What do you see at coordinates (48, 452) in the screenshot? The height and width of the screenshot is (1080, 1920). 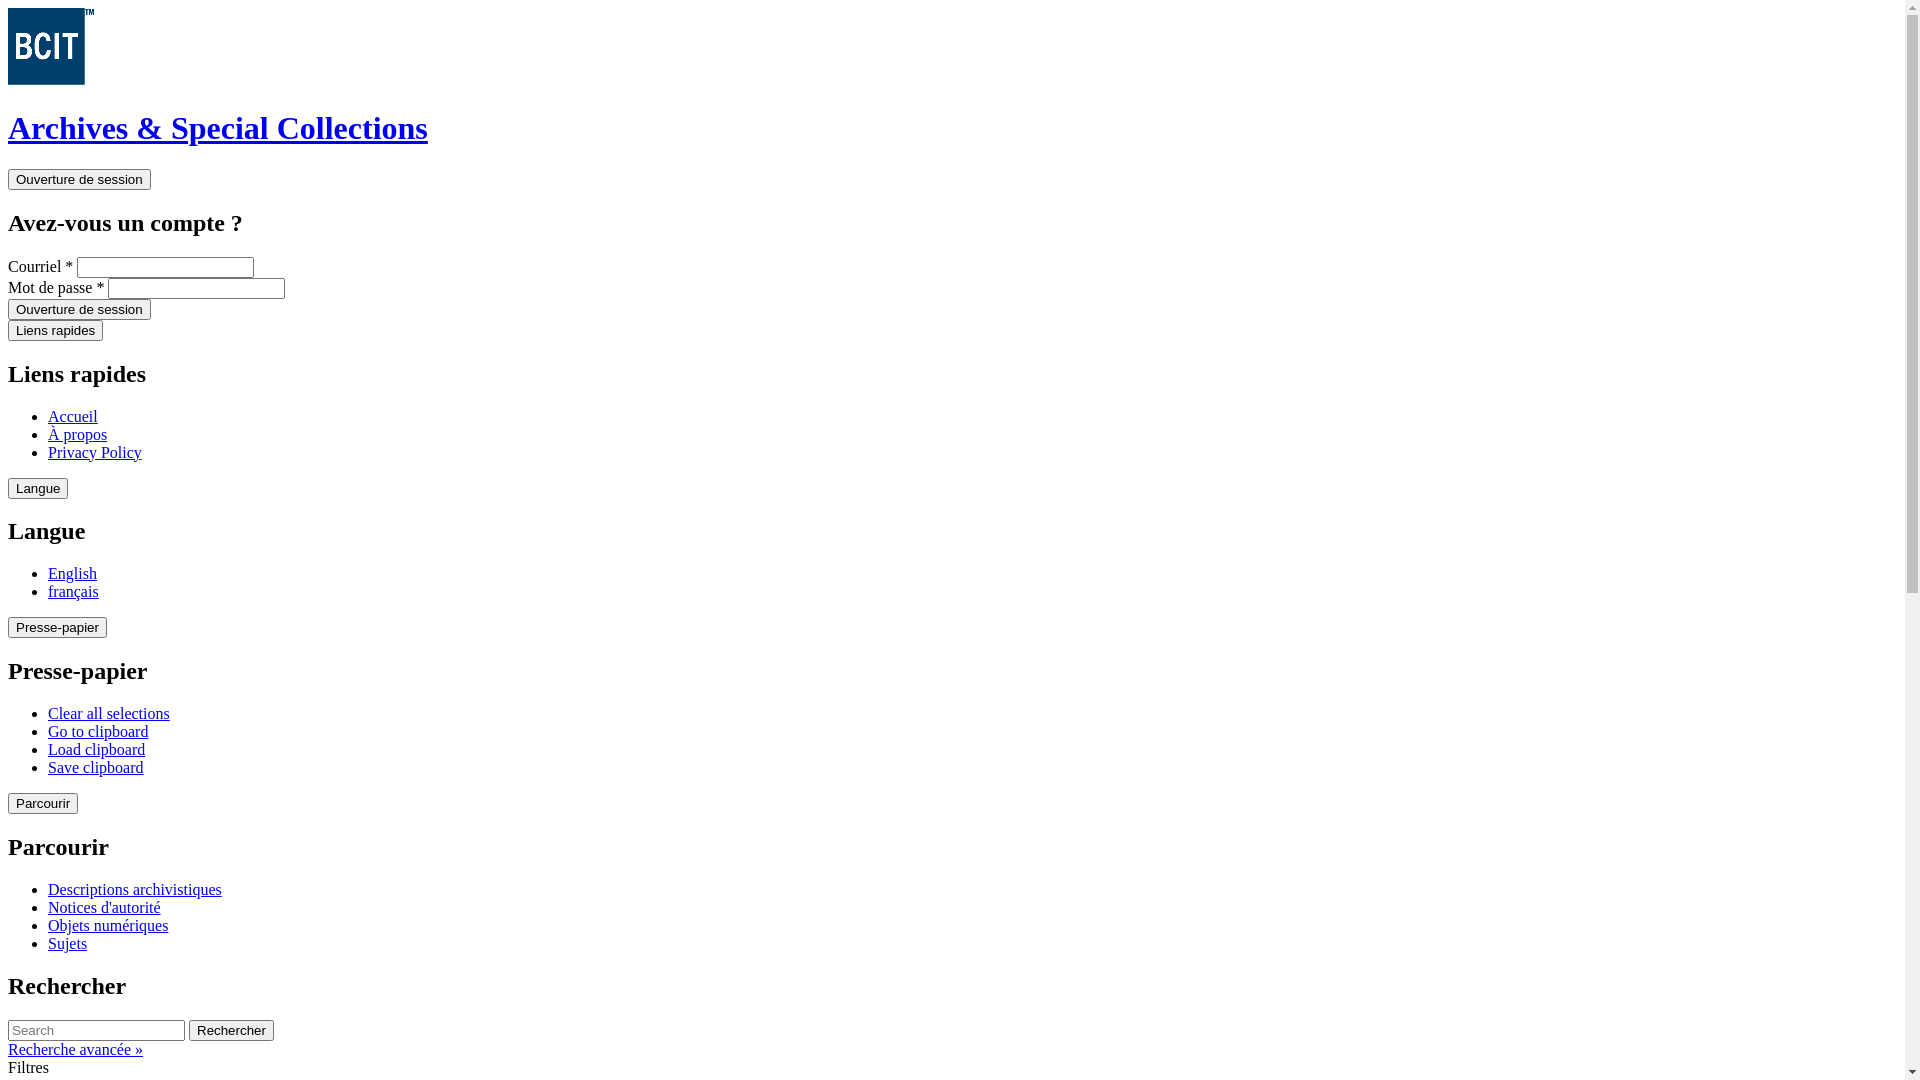 I see `'Privacy Policy'` at bounding box center [48, 452].